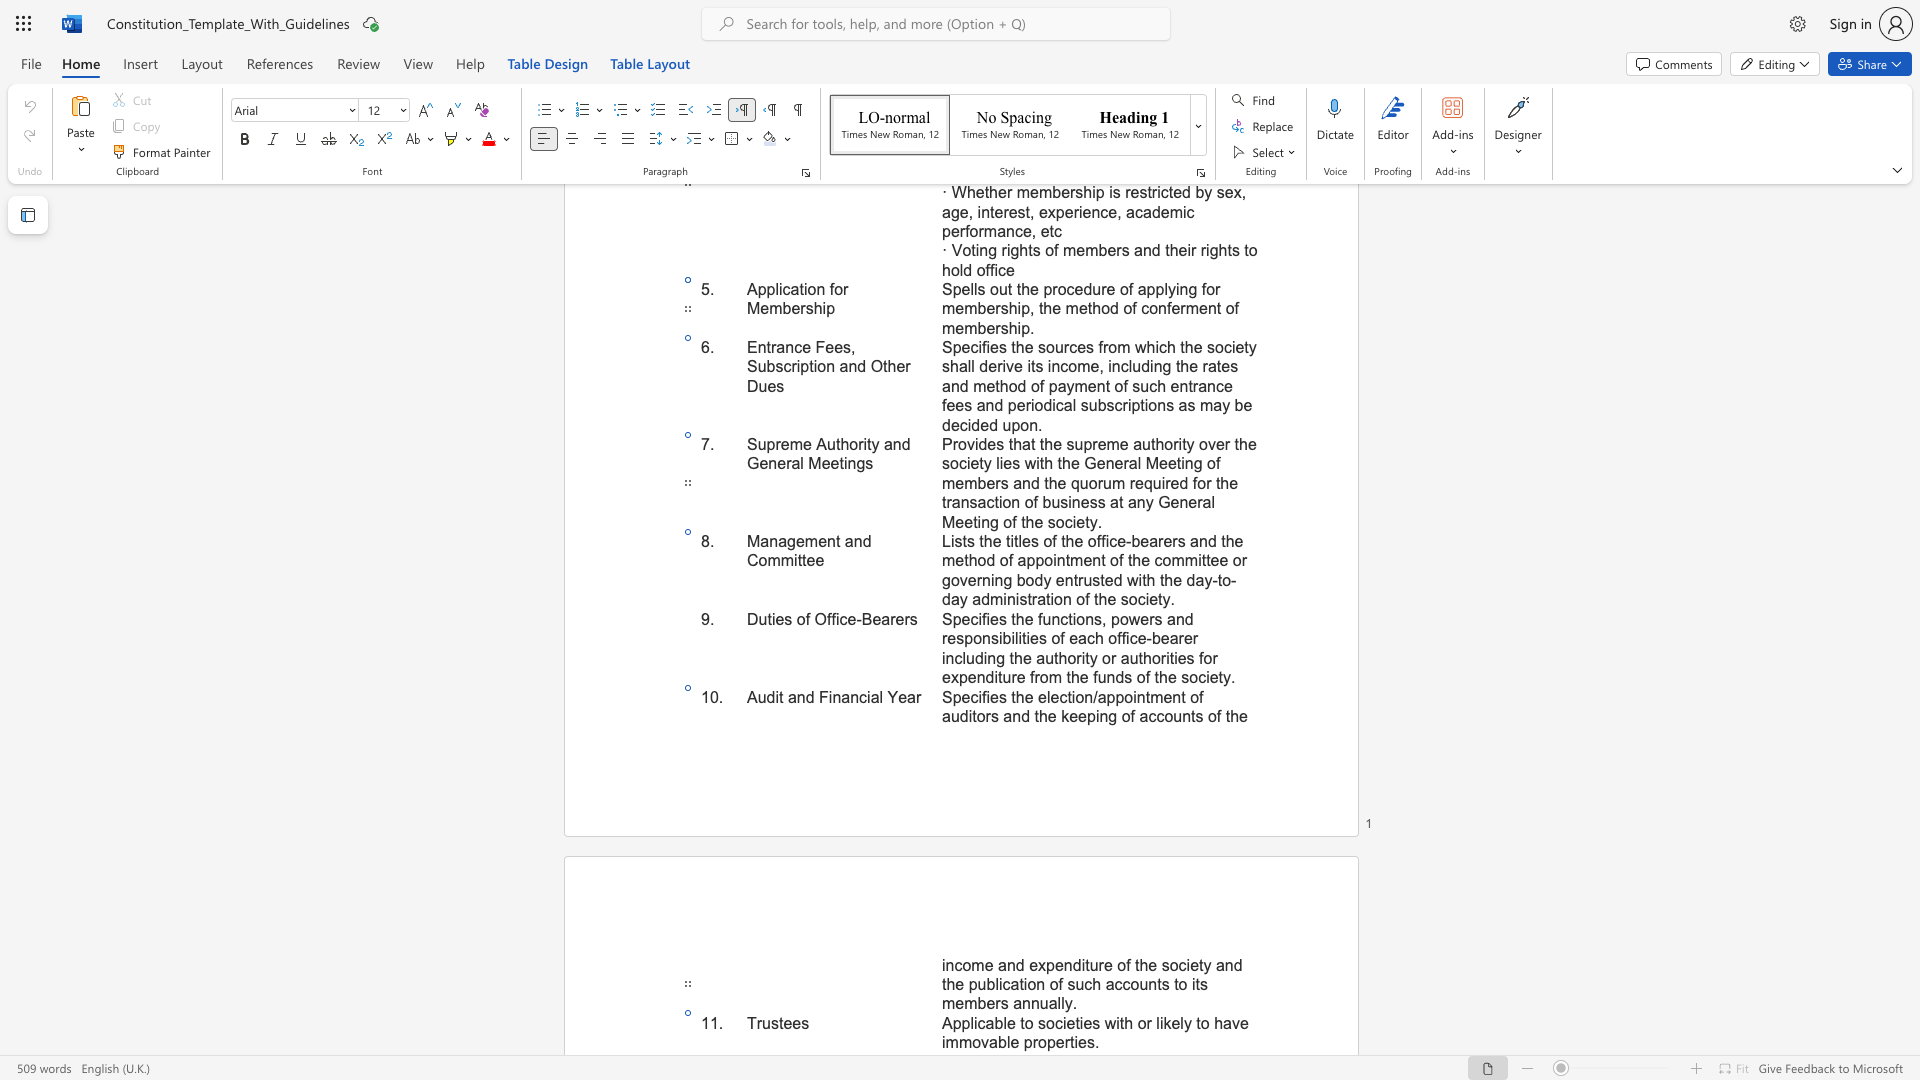  What do you see at coordinates (762, 618) in the screenshot?
I see `the 1th character "u" in the text` at bounding box center [762, 618].